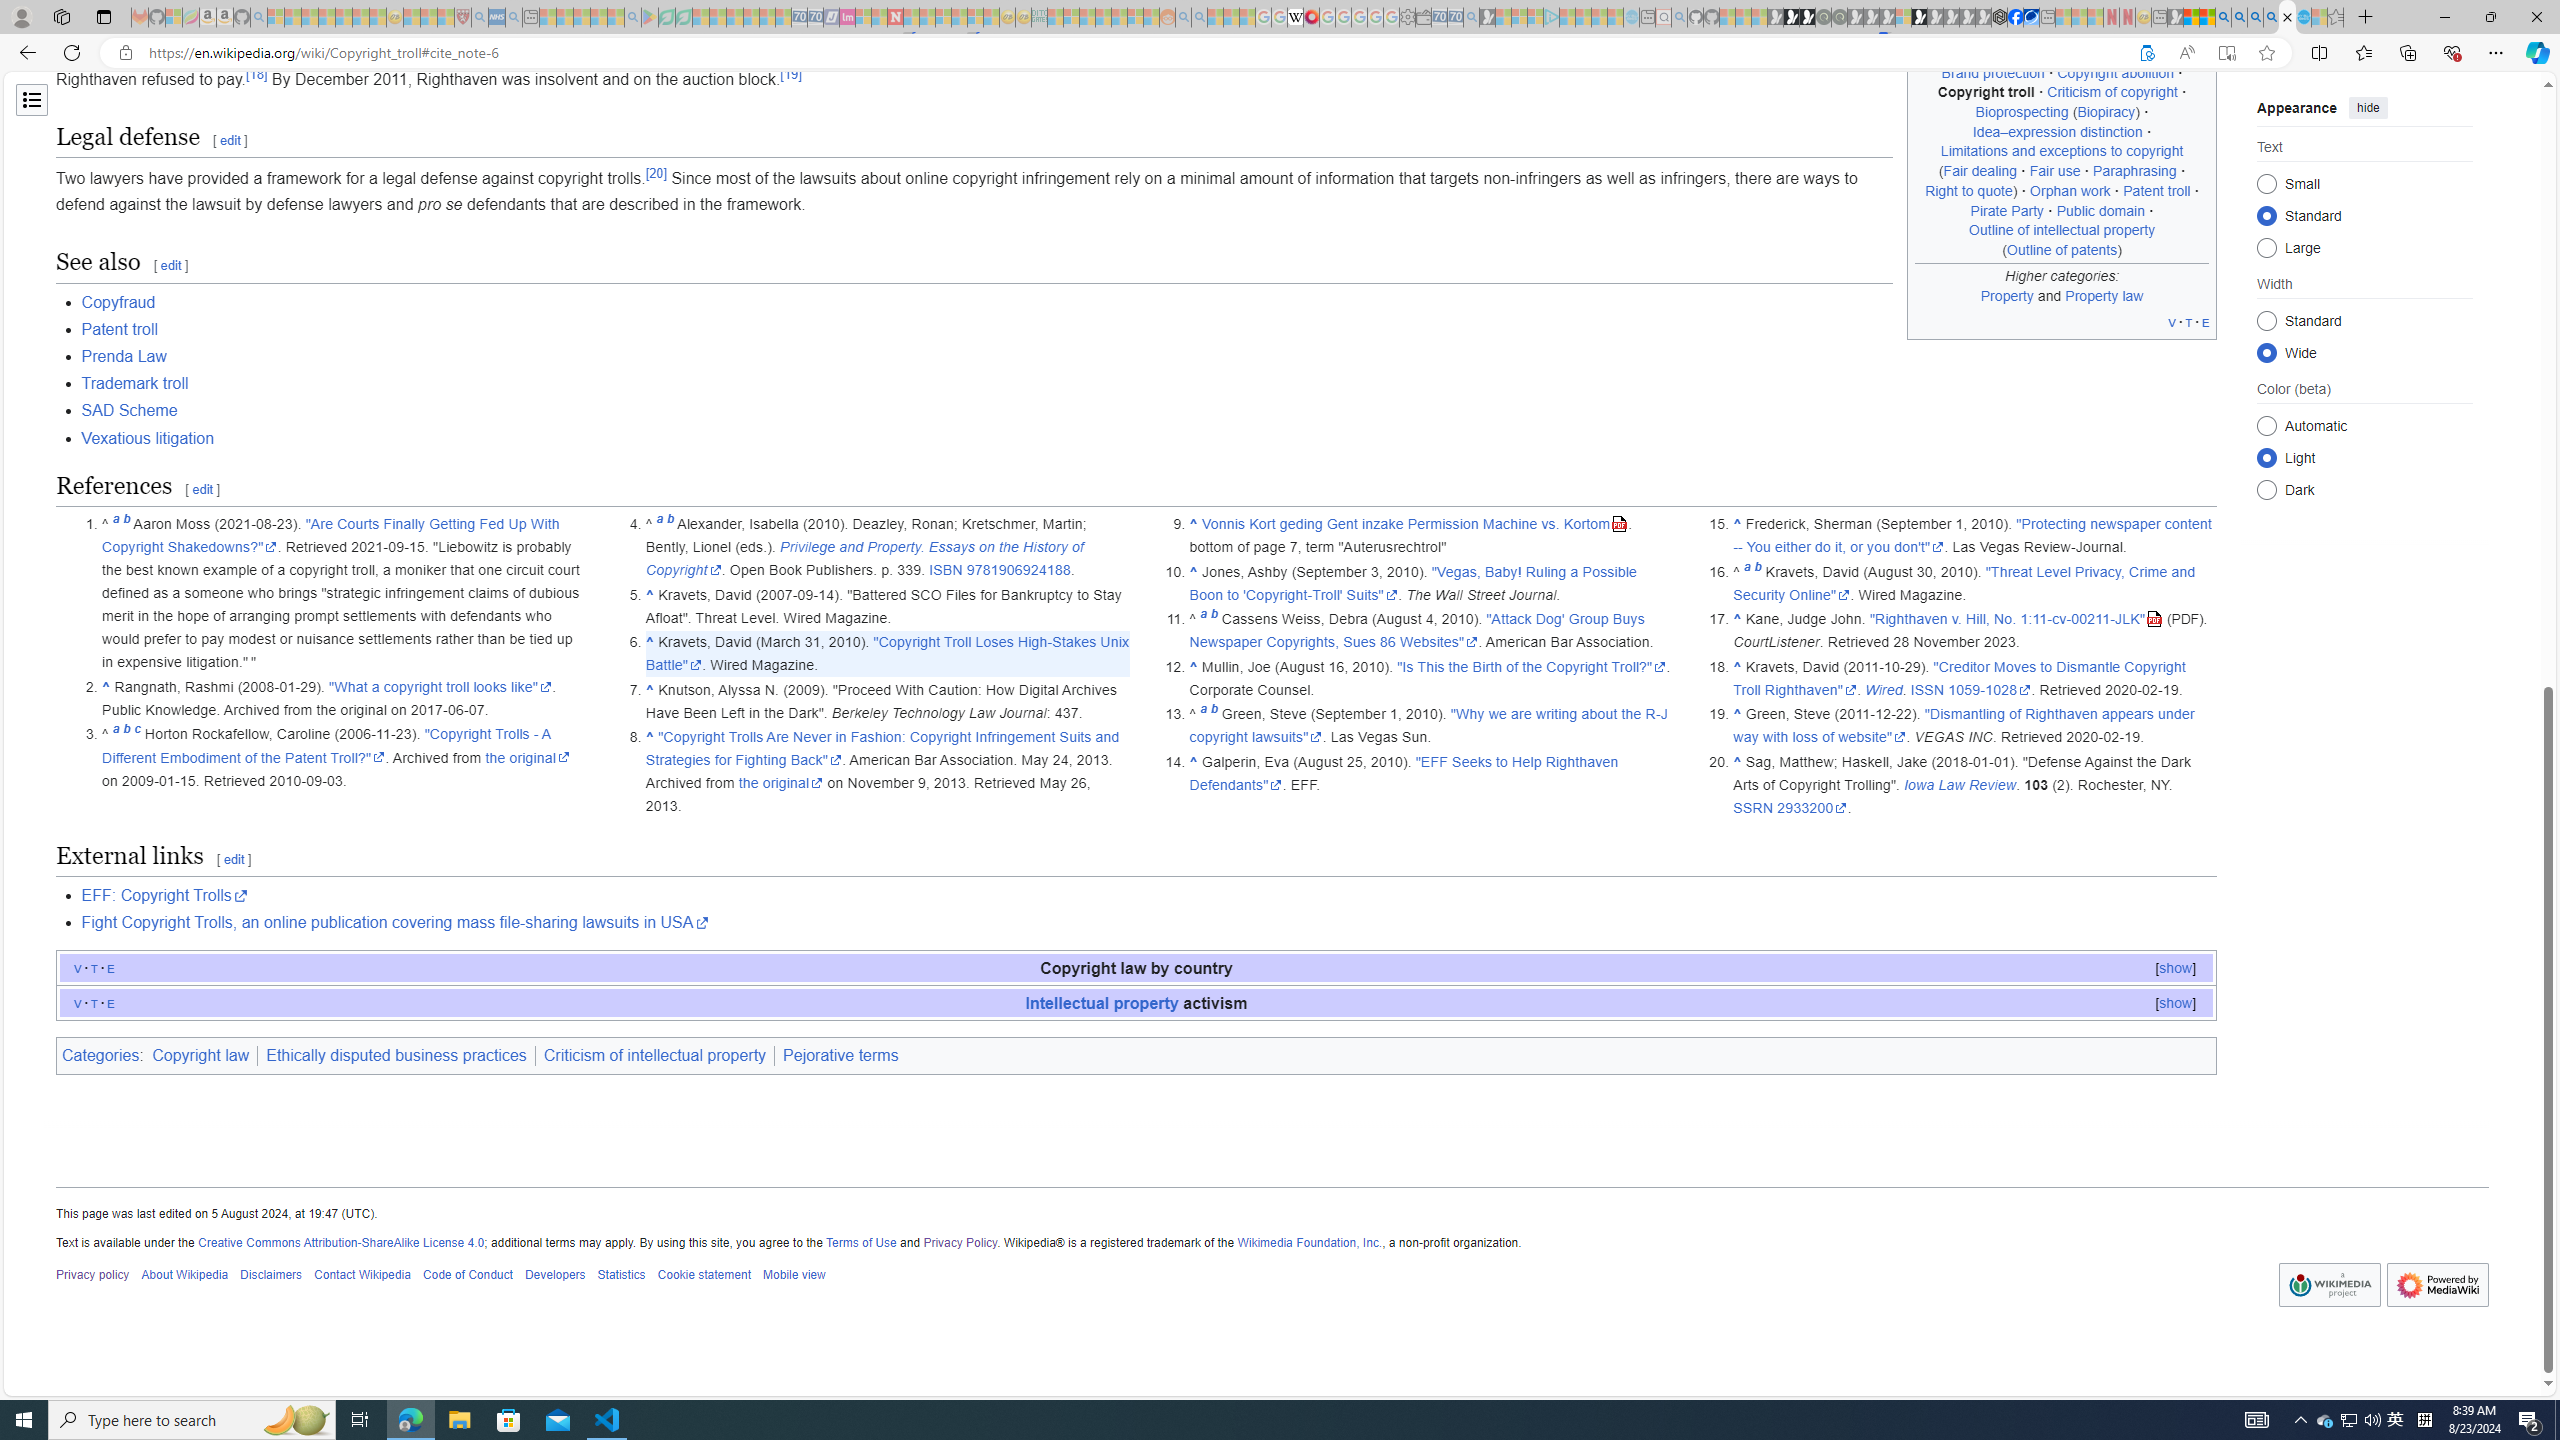 The width and height of the screenshot is (2560, 1440). What do you see at coordinates (1970, 189) in the screenshot?
I see `'Right to quote)'` at bounding box center [1970, 189].